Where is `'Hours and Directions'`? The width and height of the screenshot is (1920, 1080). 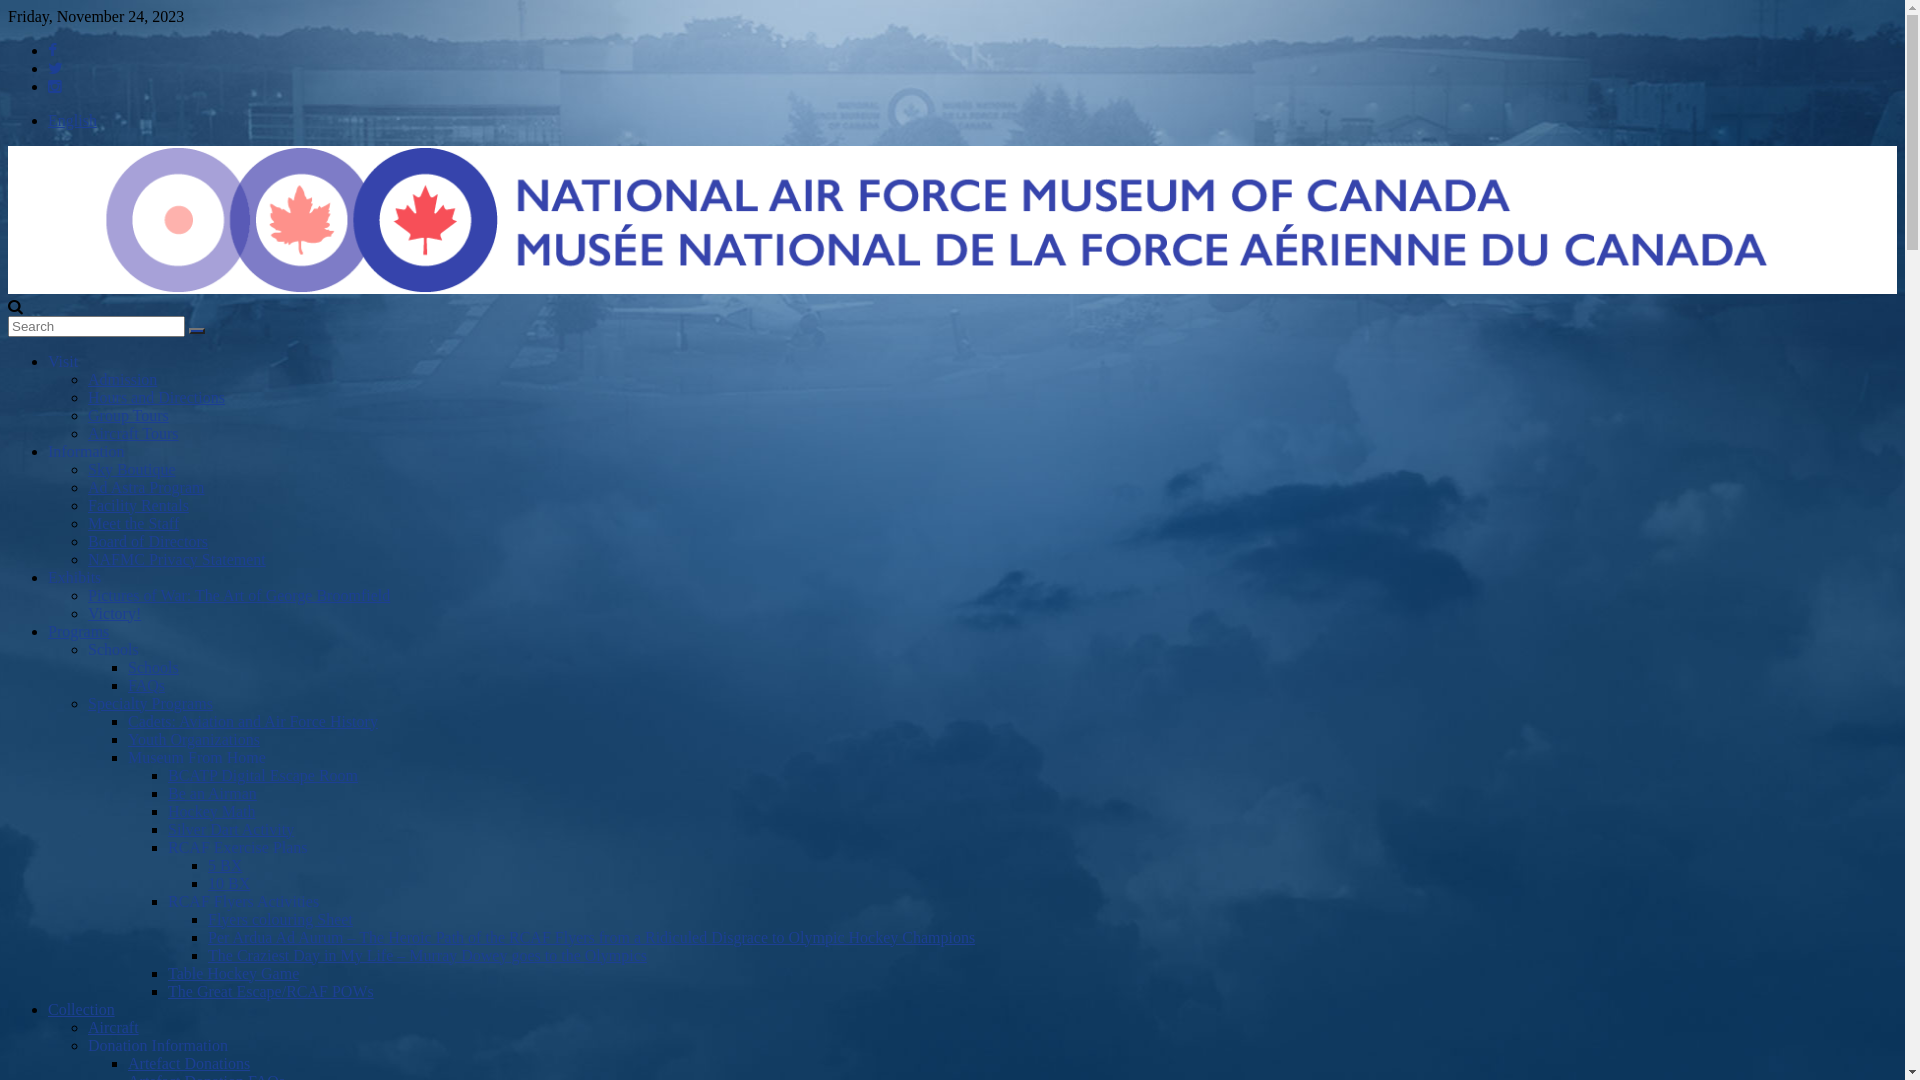 'Hours and Directions' is located at coordinates (155, 397).